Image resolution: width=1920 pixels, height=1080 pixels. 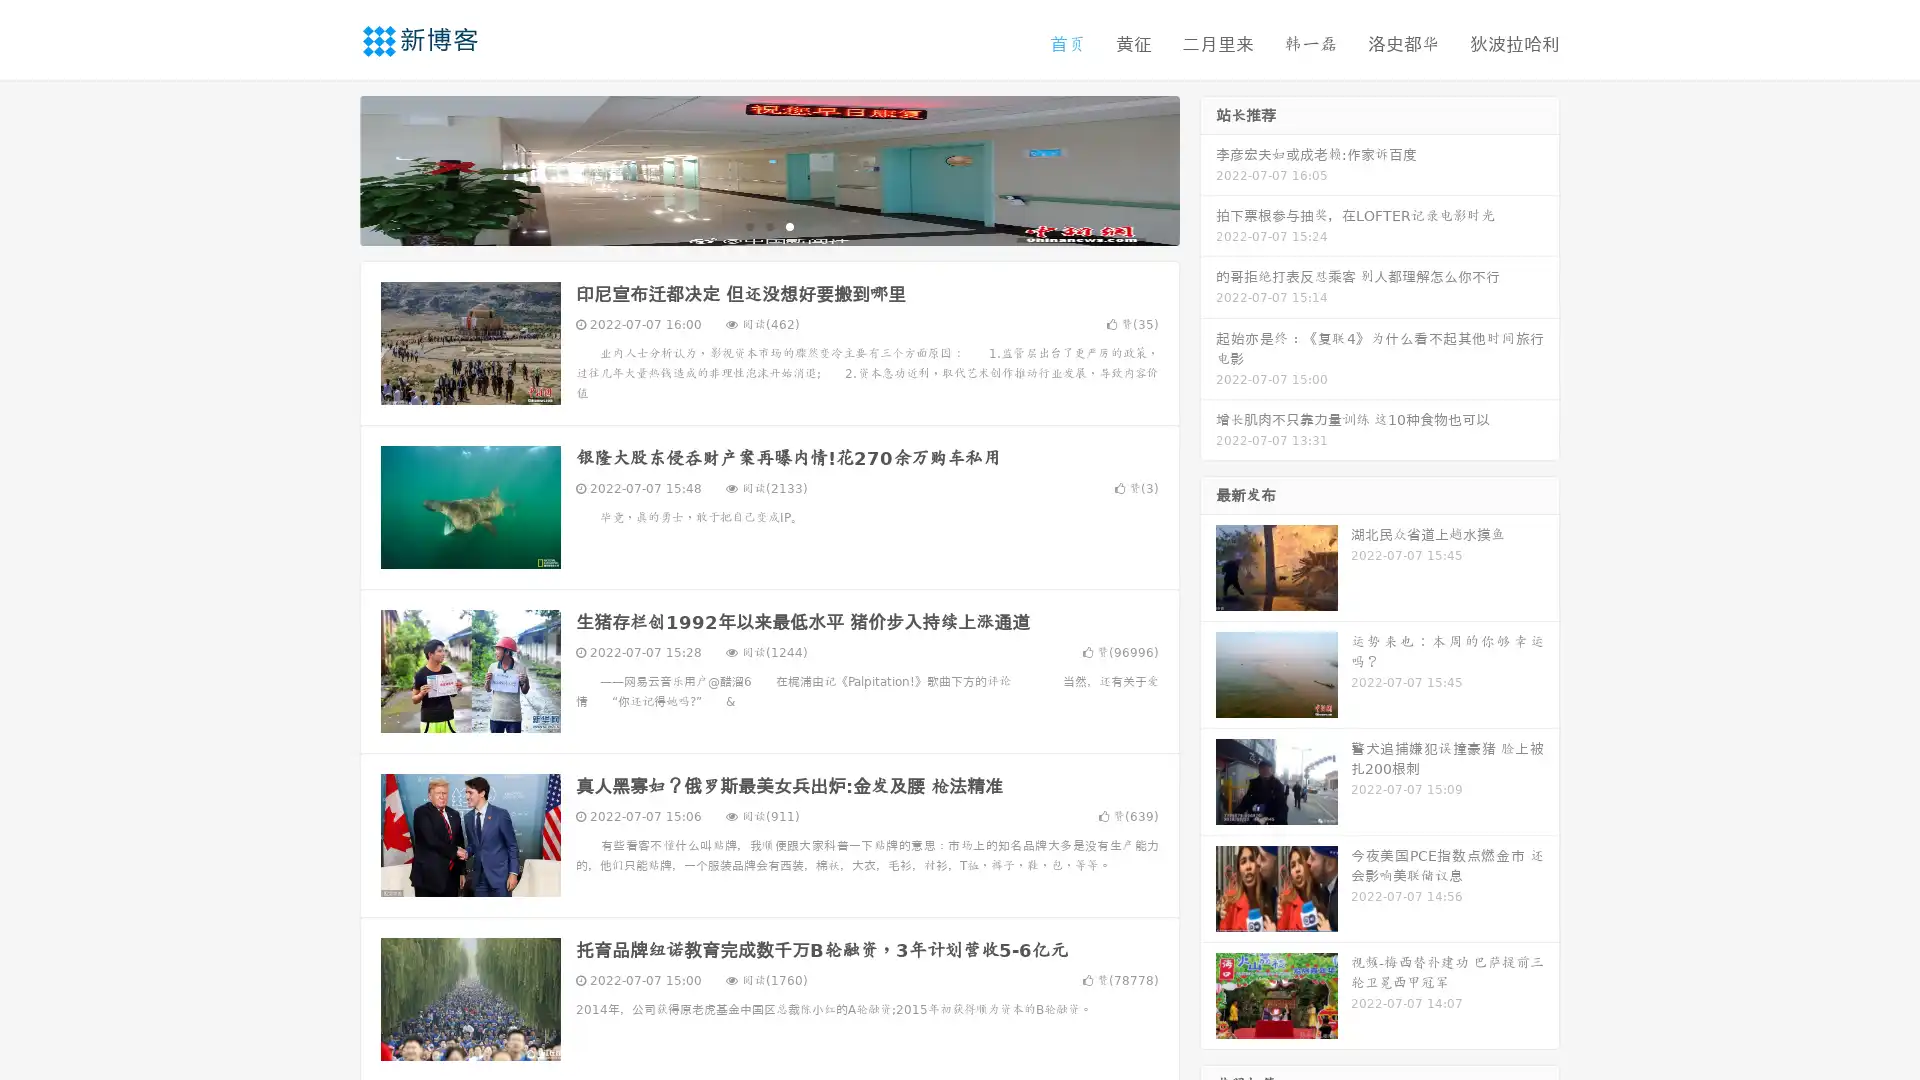 I want to click on Go to slide 3, so click(x=789, y=225).